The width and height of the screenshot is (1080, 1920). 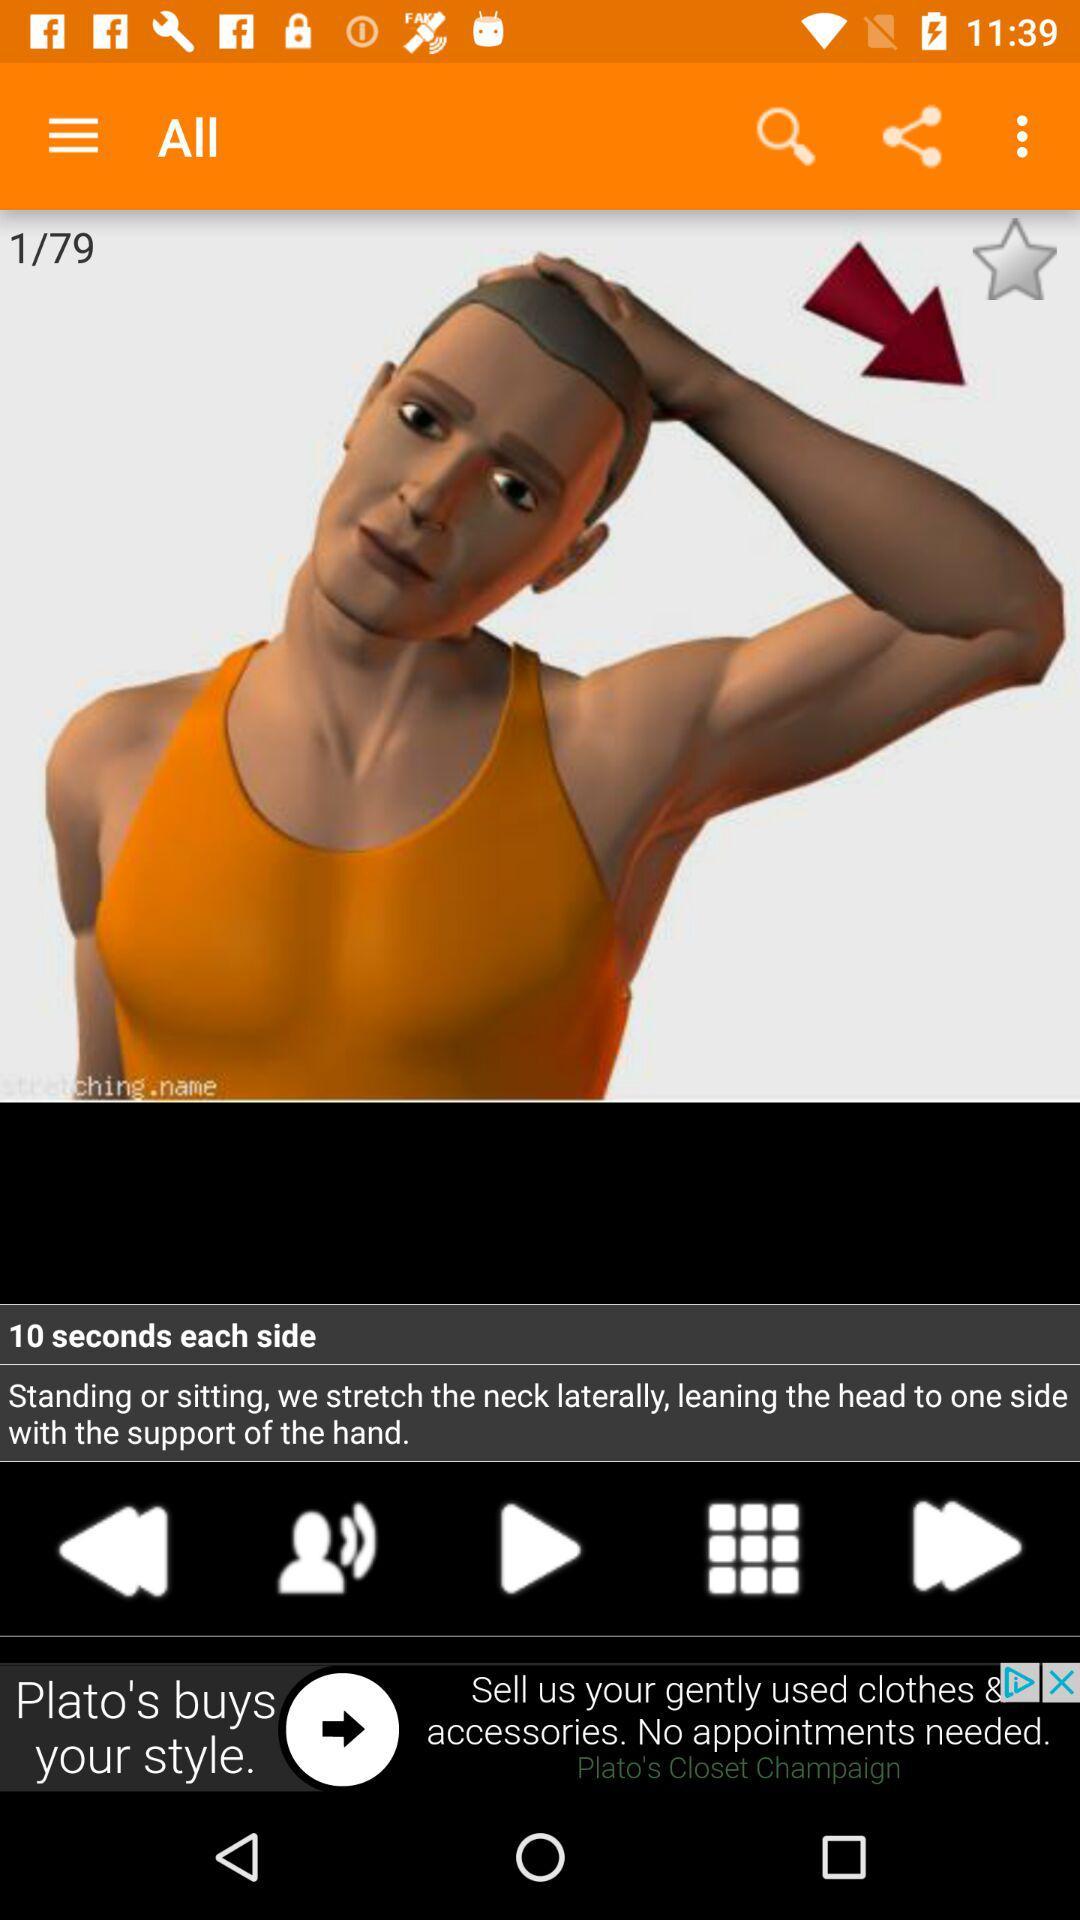 What do you see at coordinates (540, 1547) in the screenshot?
I see `the play icon` at bounding box center [540, 1547].